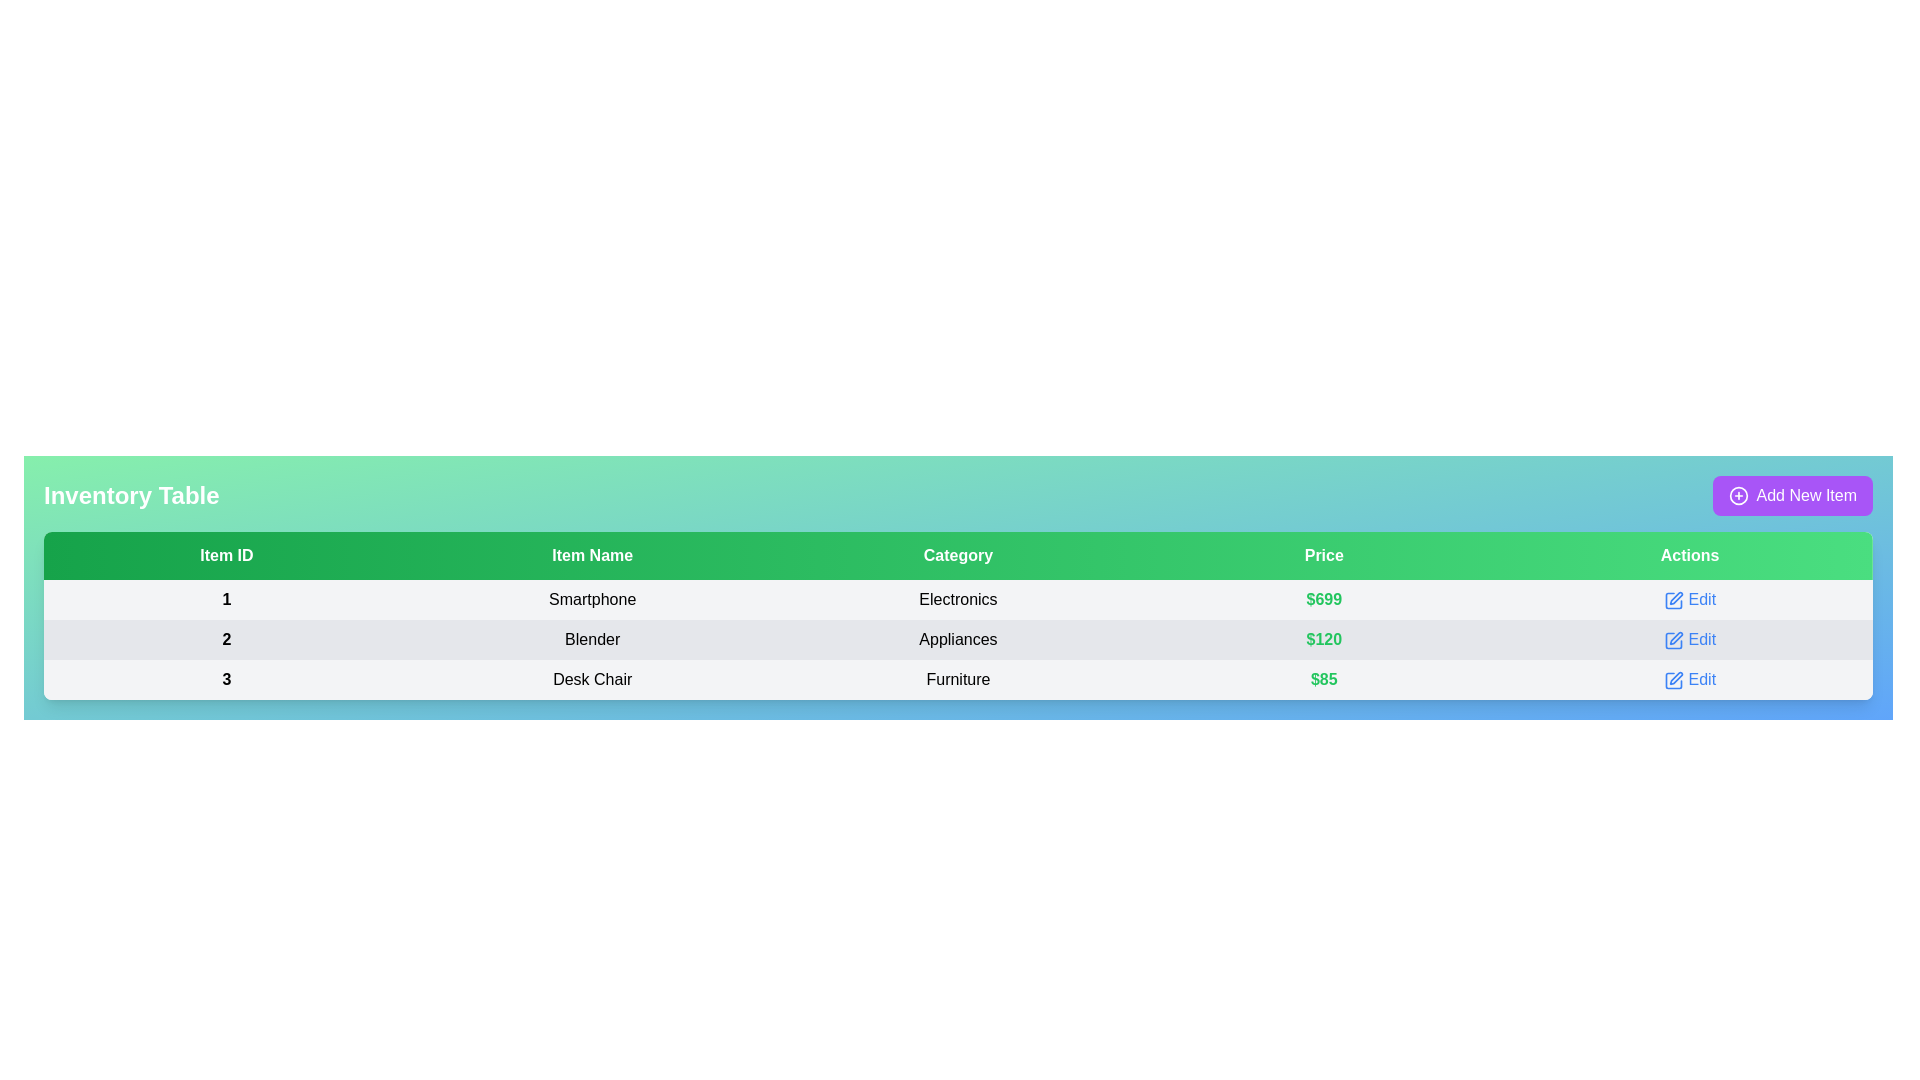 This screenshot has height=1080, width=1920. I want to click on the text 'Smartphone' located in the second column of the first data row under the 'Item Name' heading, so click(591, 599).